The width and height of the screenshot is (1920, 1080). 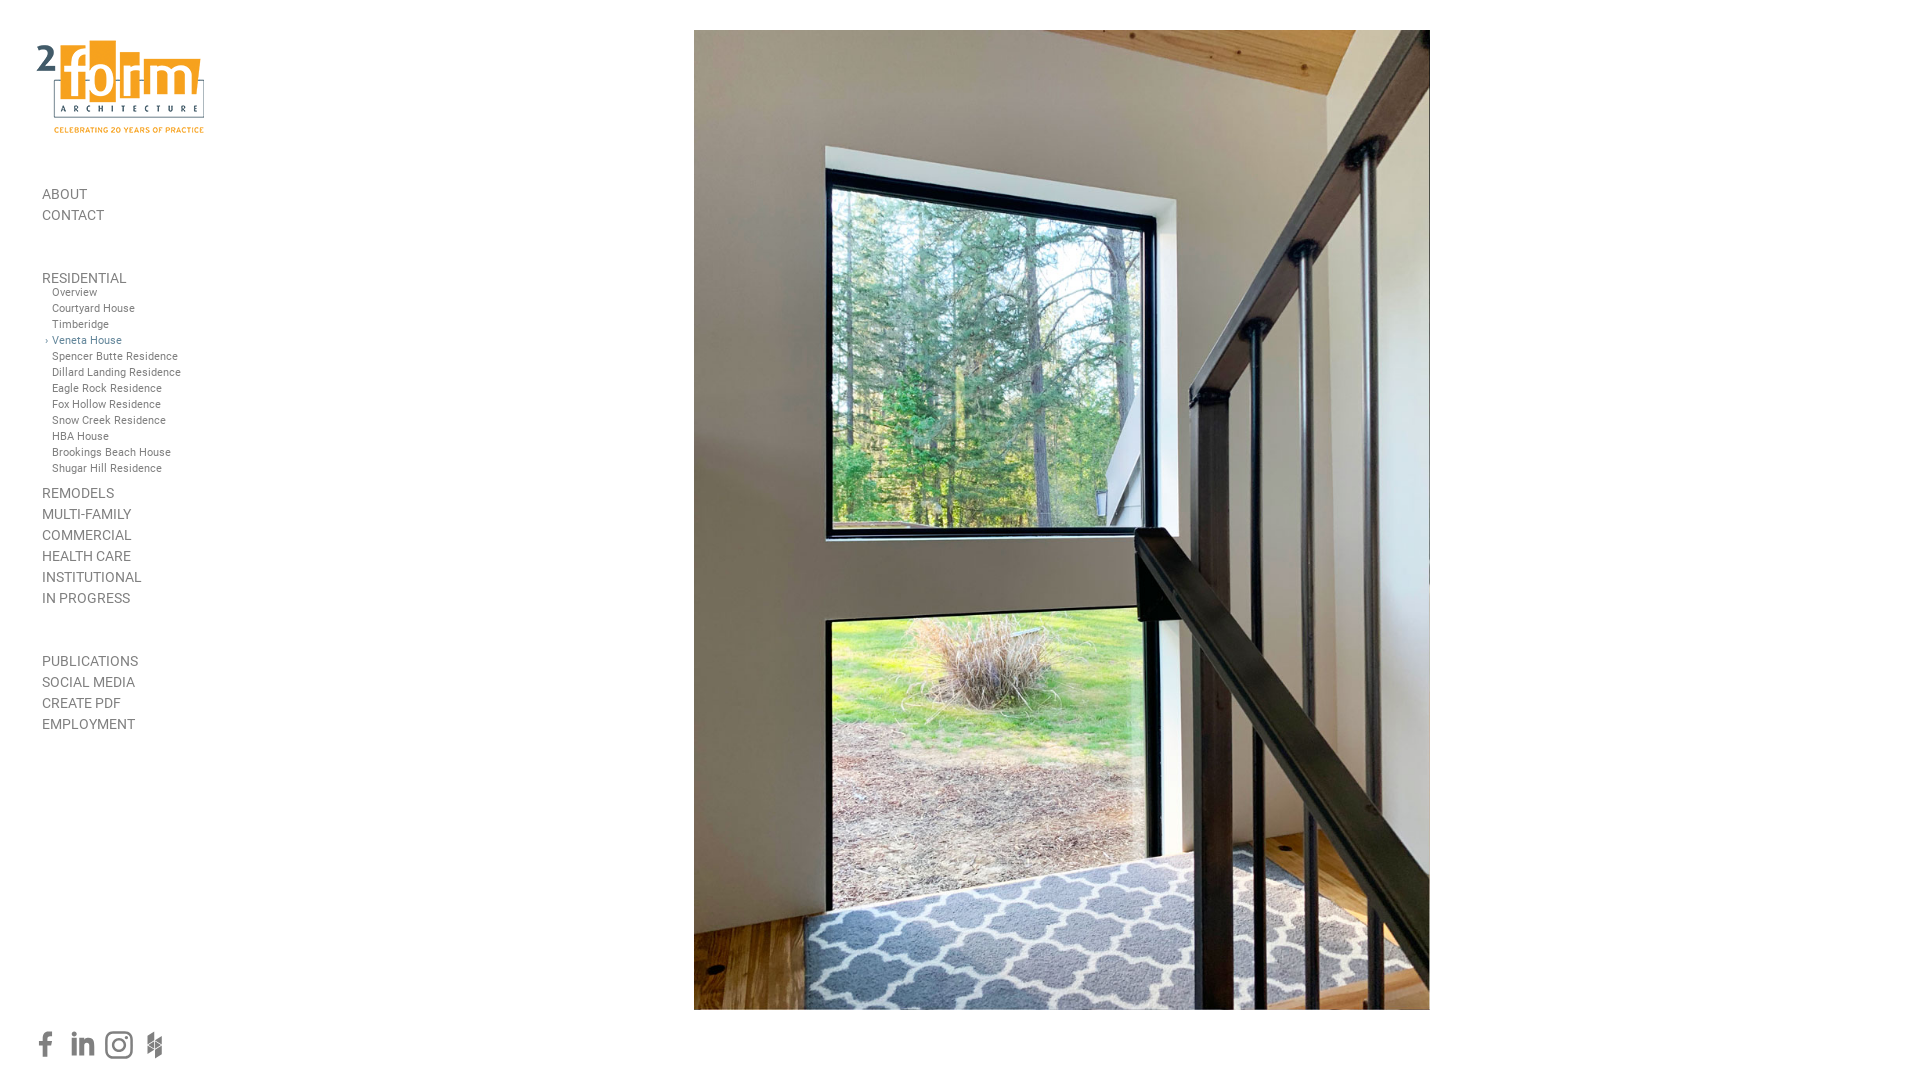 I want to click on 'Timberidge', so click(x=80, y=323).